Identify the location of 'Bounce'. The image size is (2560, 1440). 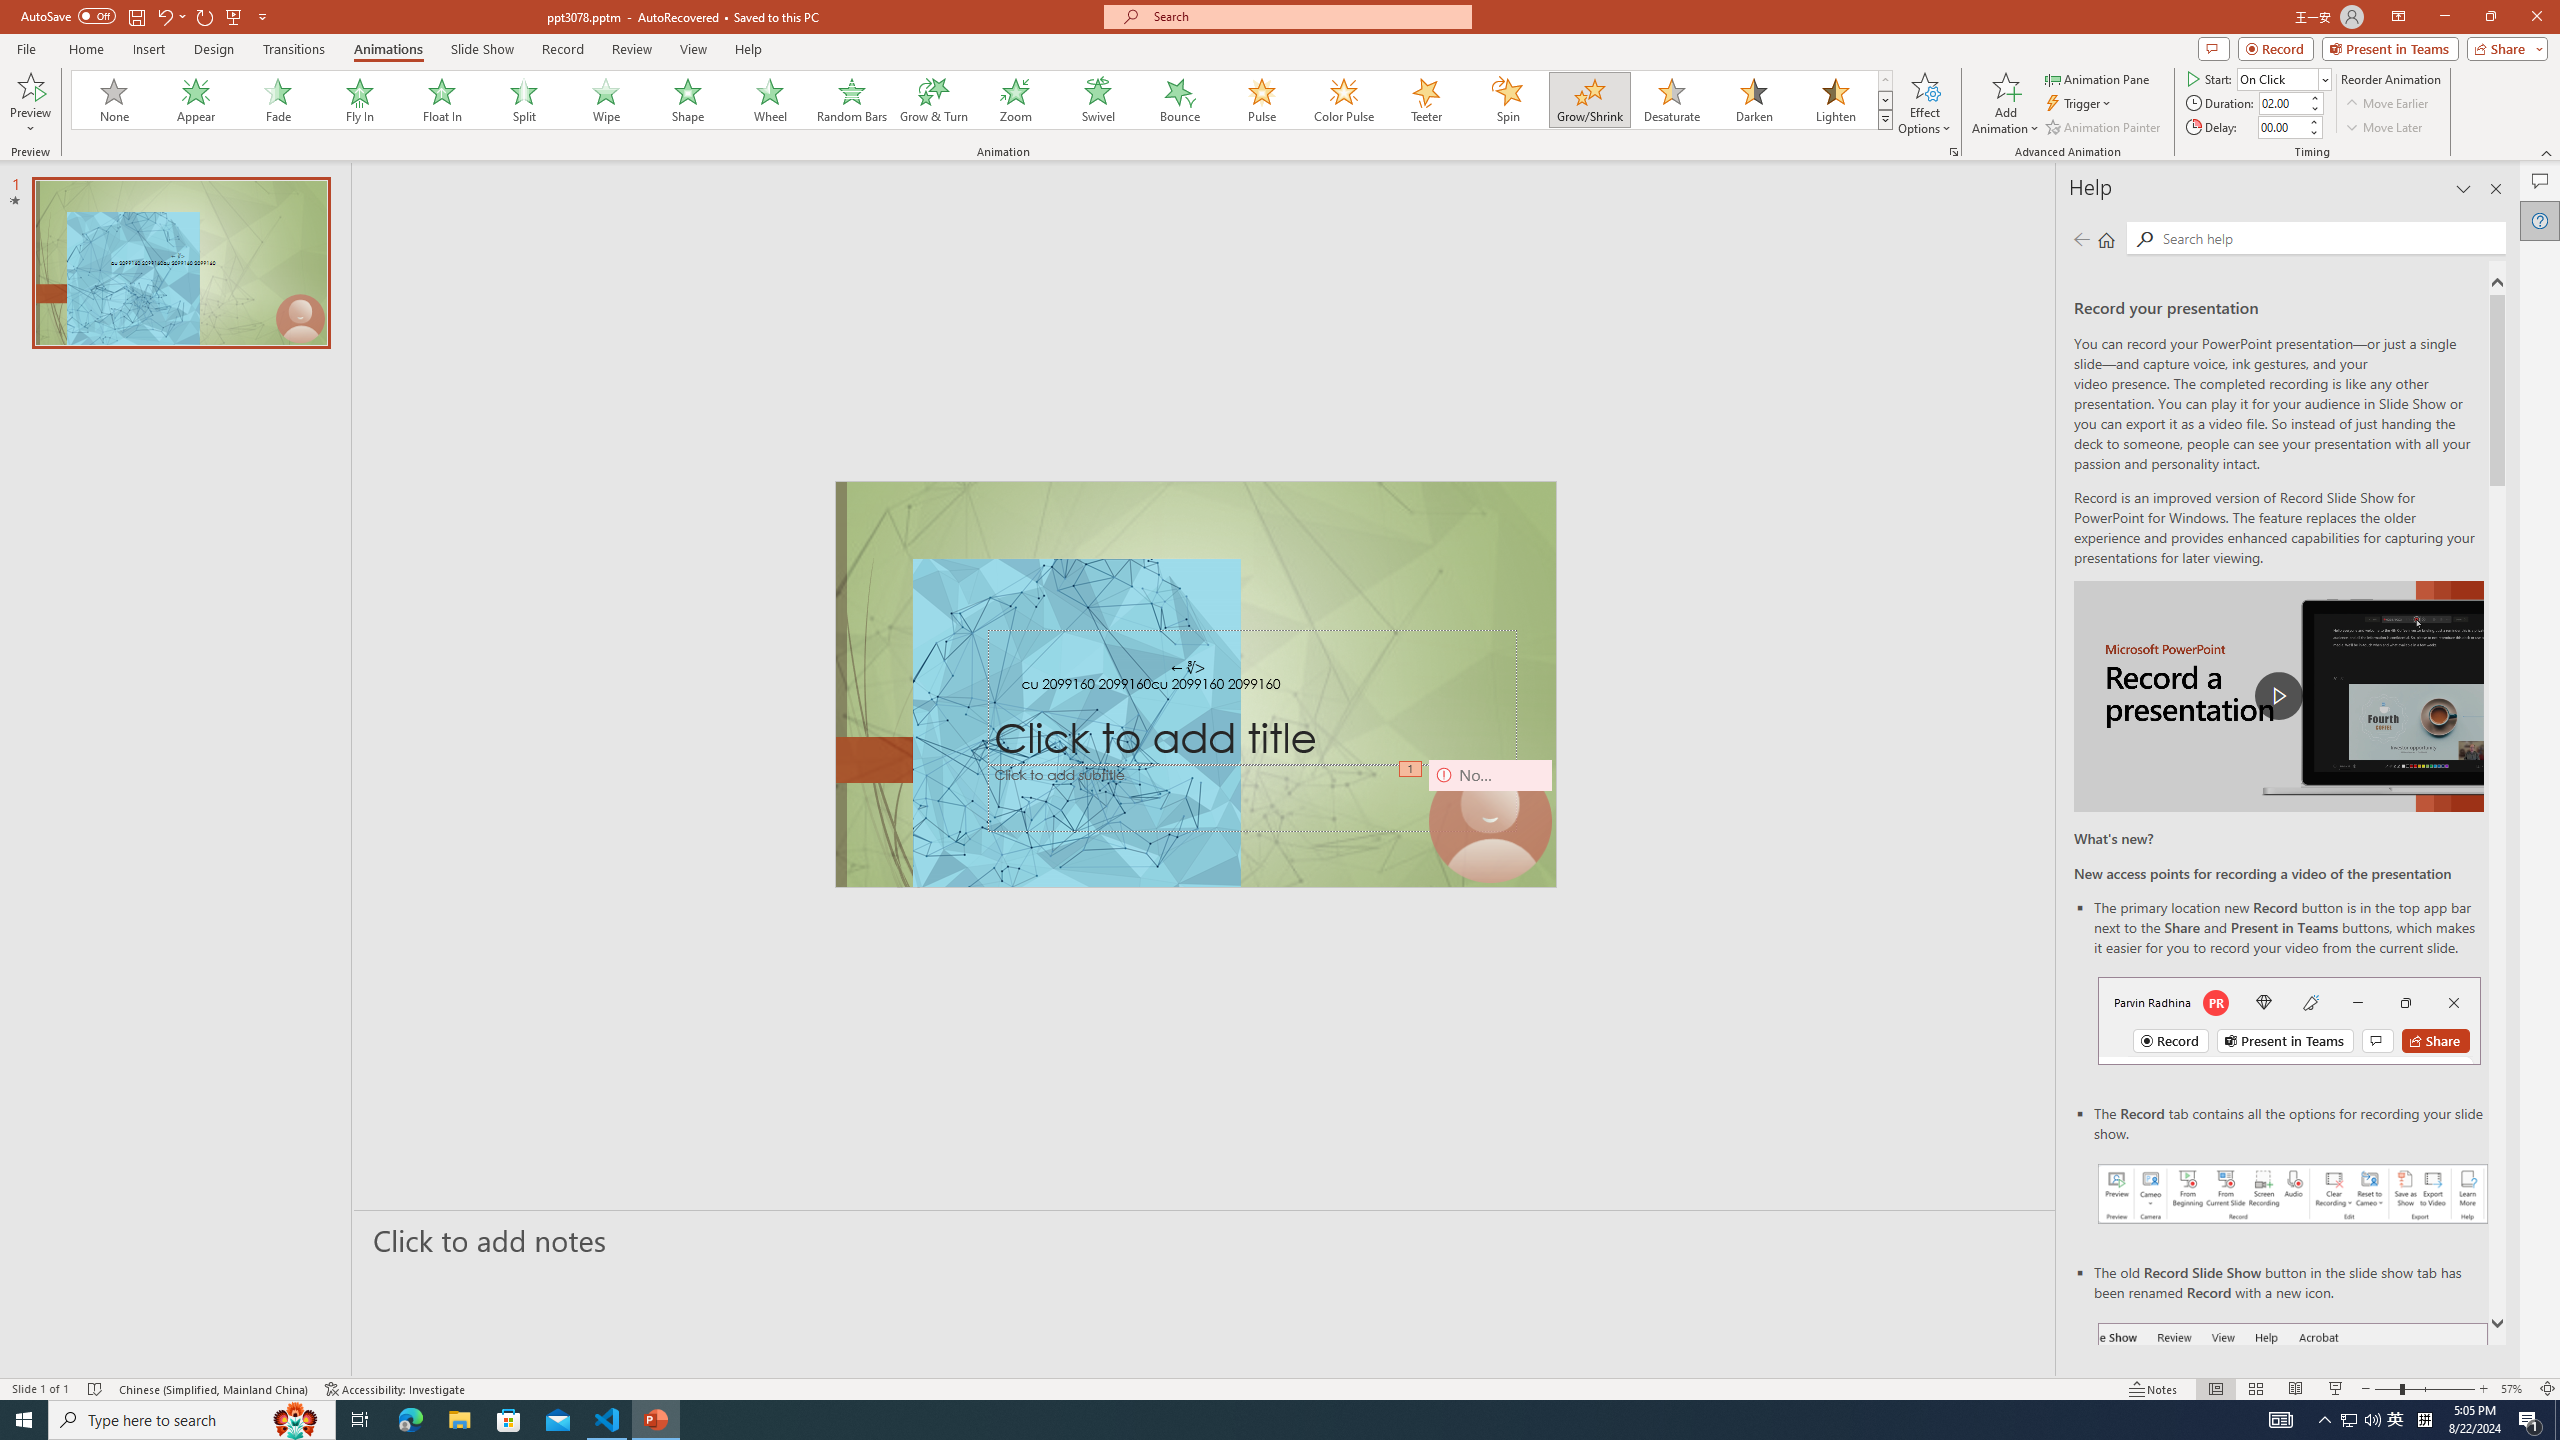
(1179, 99).